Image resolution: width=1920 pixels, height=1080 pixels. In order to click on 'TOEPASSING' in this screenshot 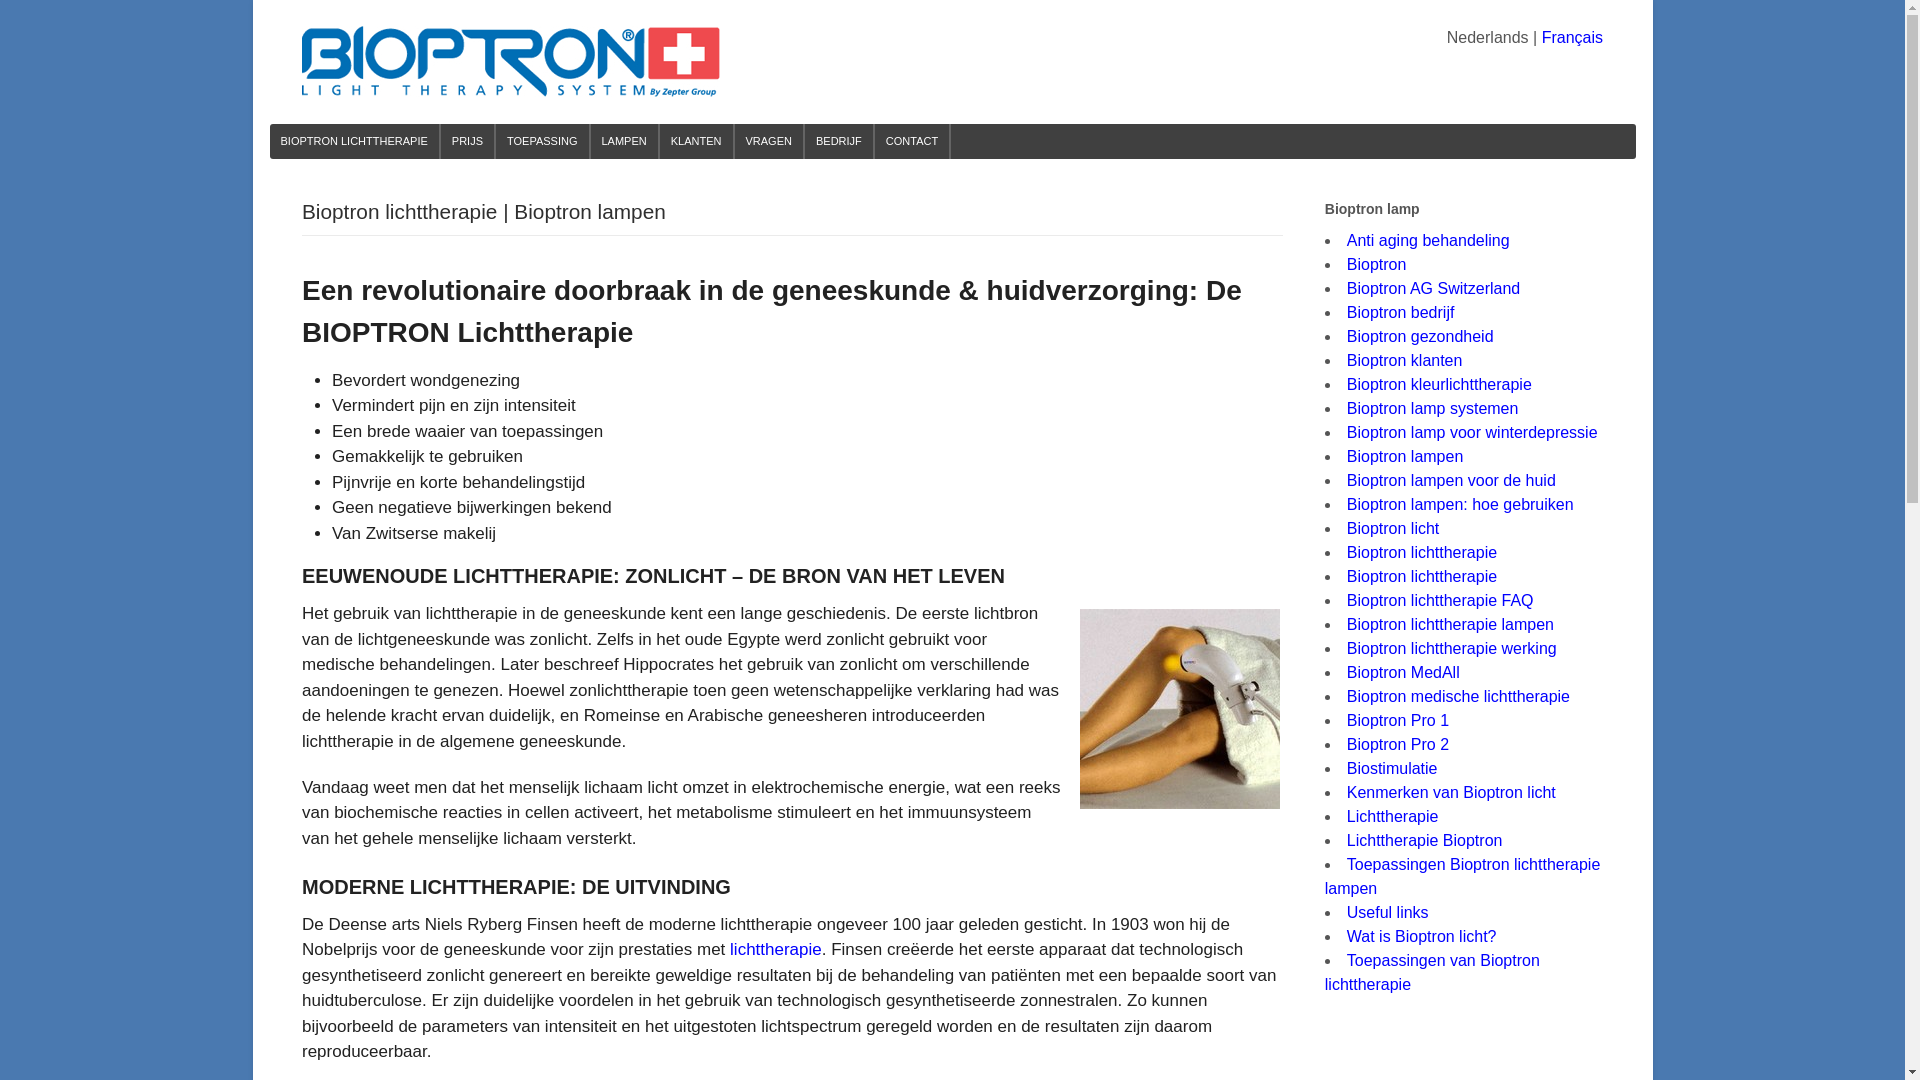, I will do `click(495, 140)`.